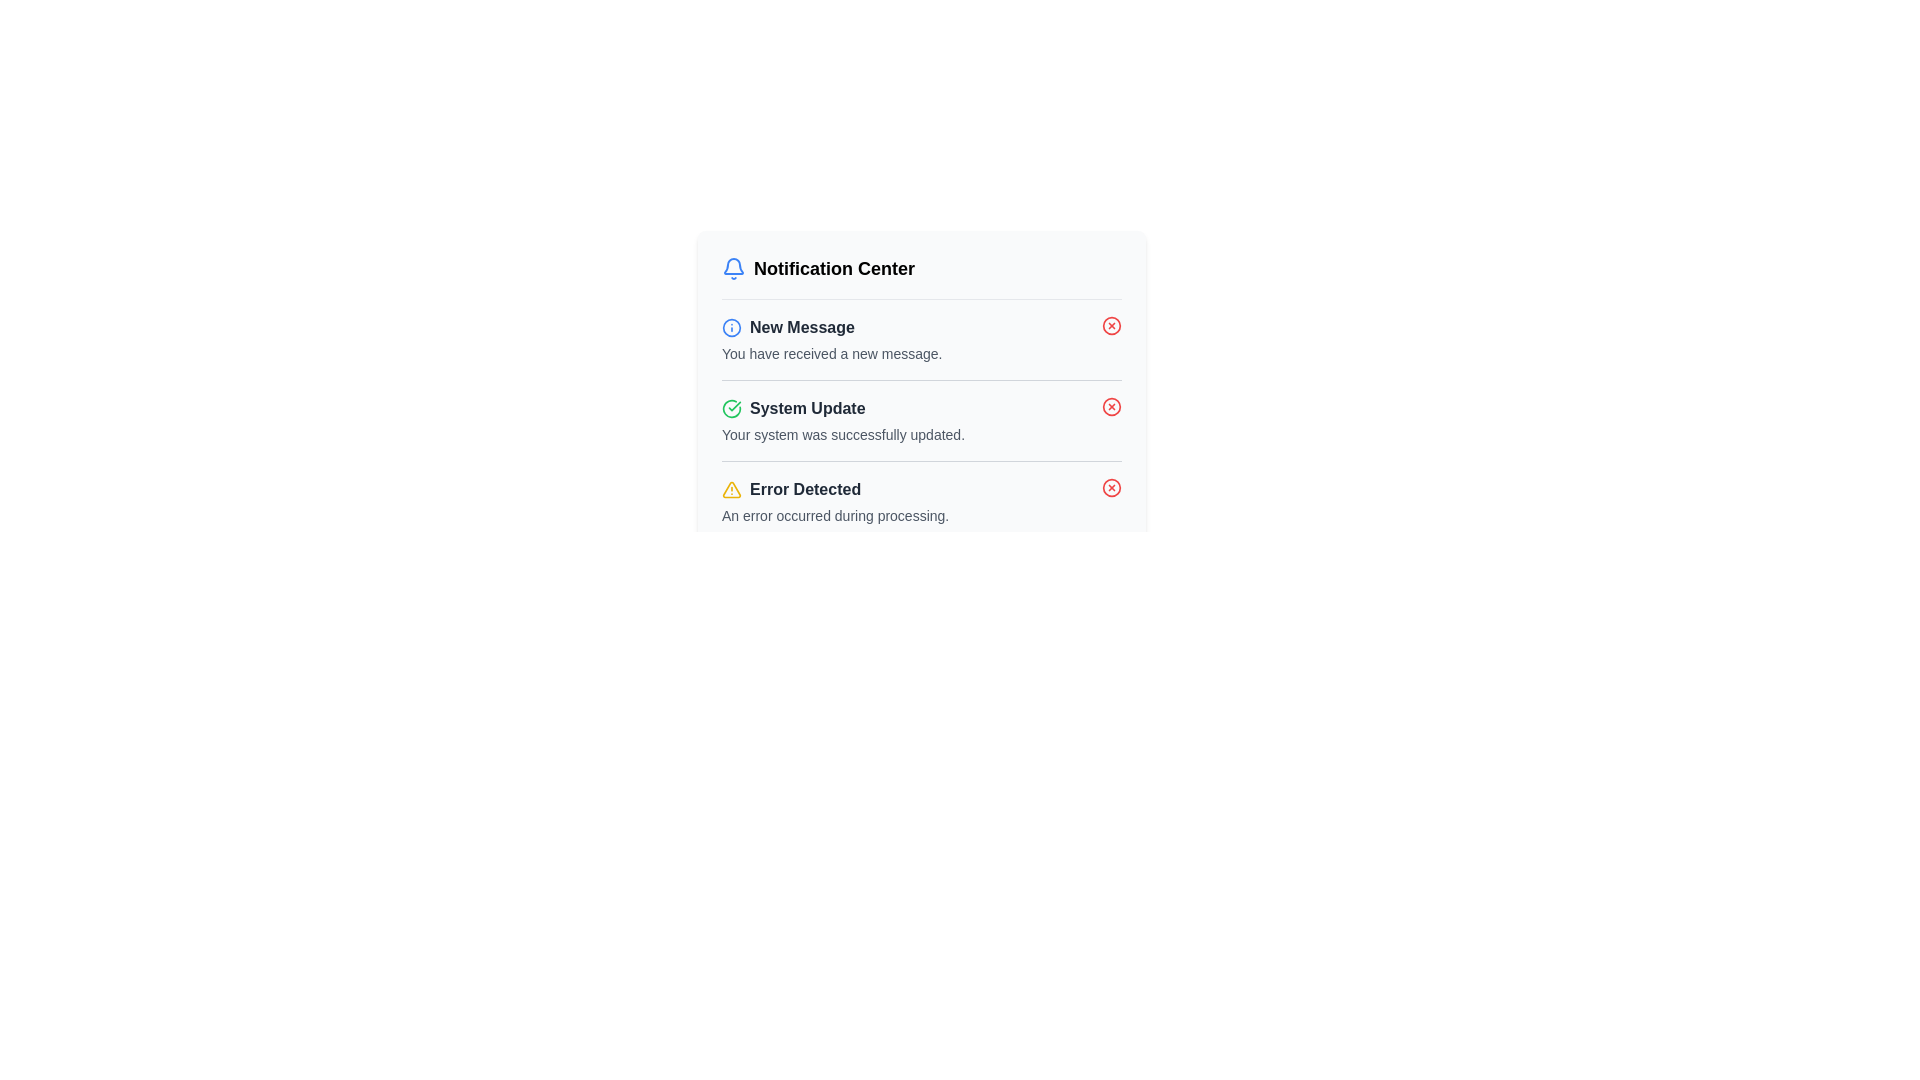 This screenshot has height=1080, width=1920. I want to click on the circular cancel button with a red border and cross symbol, so click(1111, 325).